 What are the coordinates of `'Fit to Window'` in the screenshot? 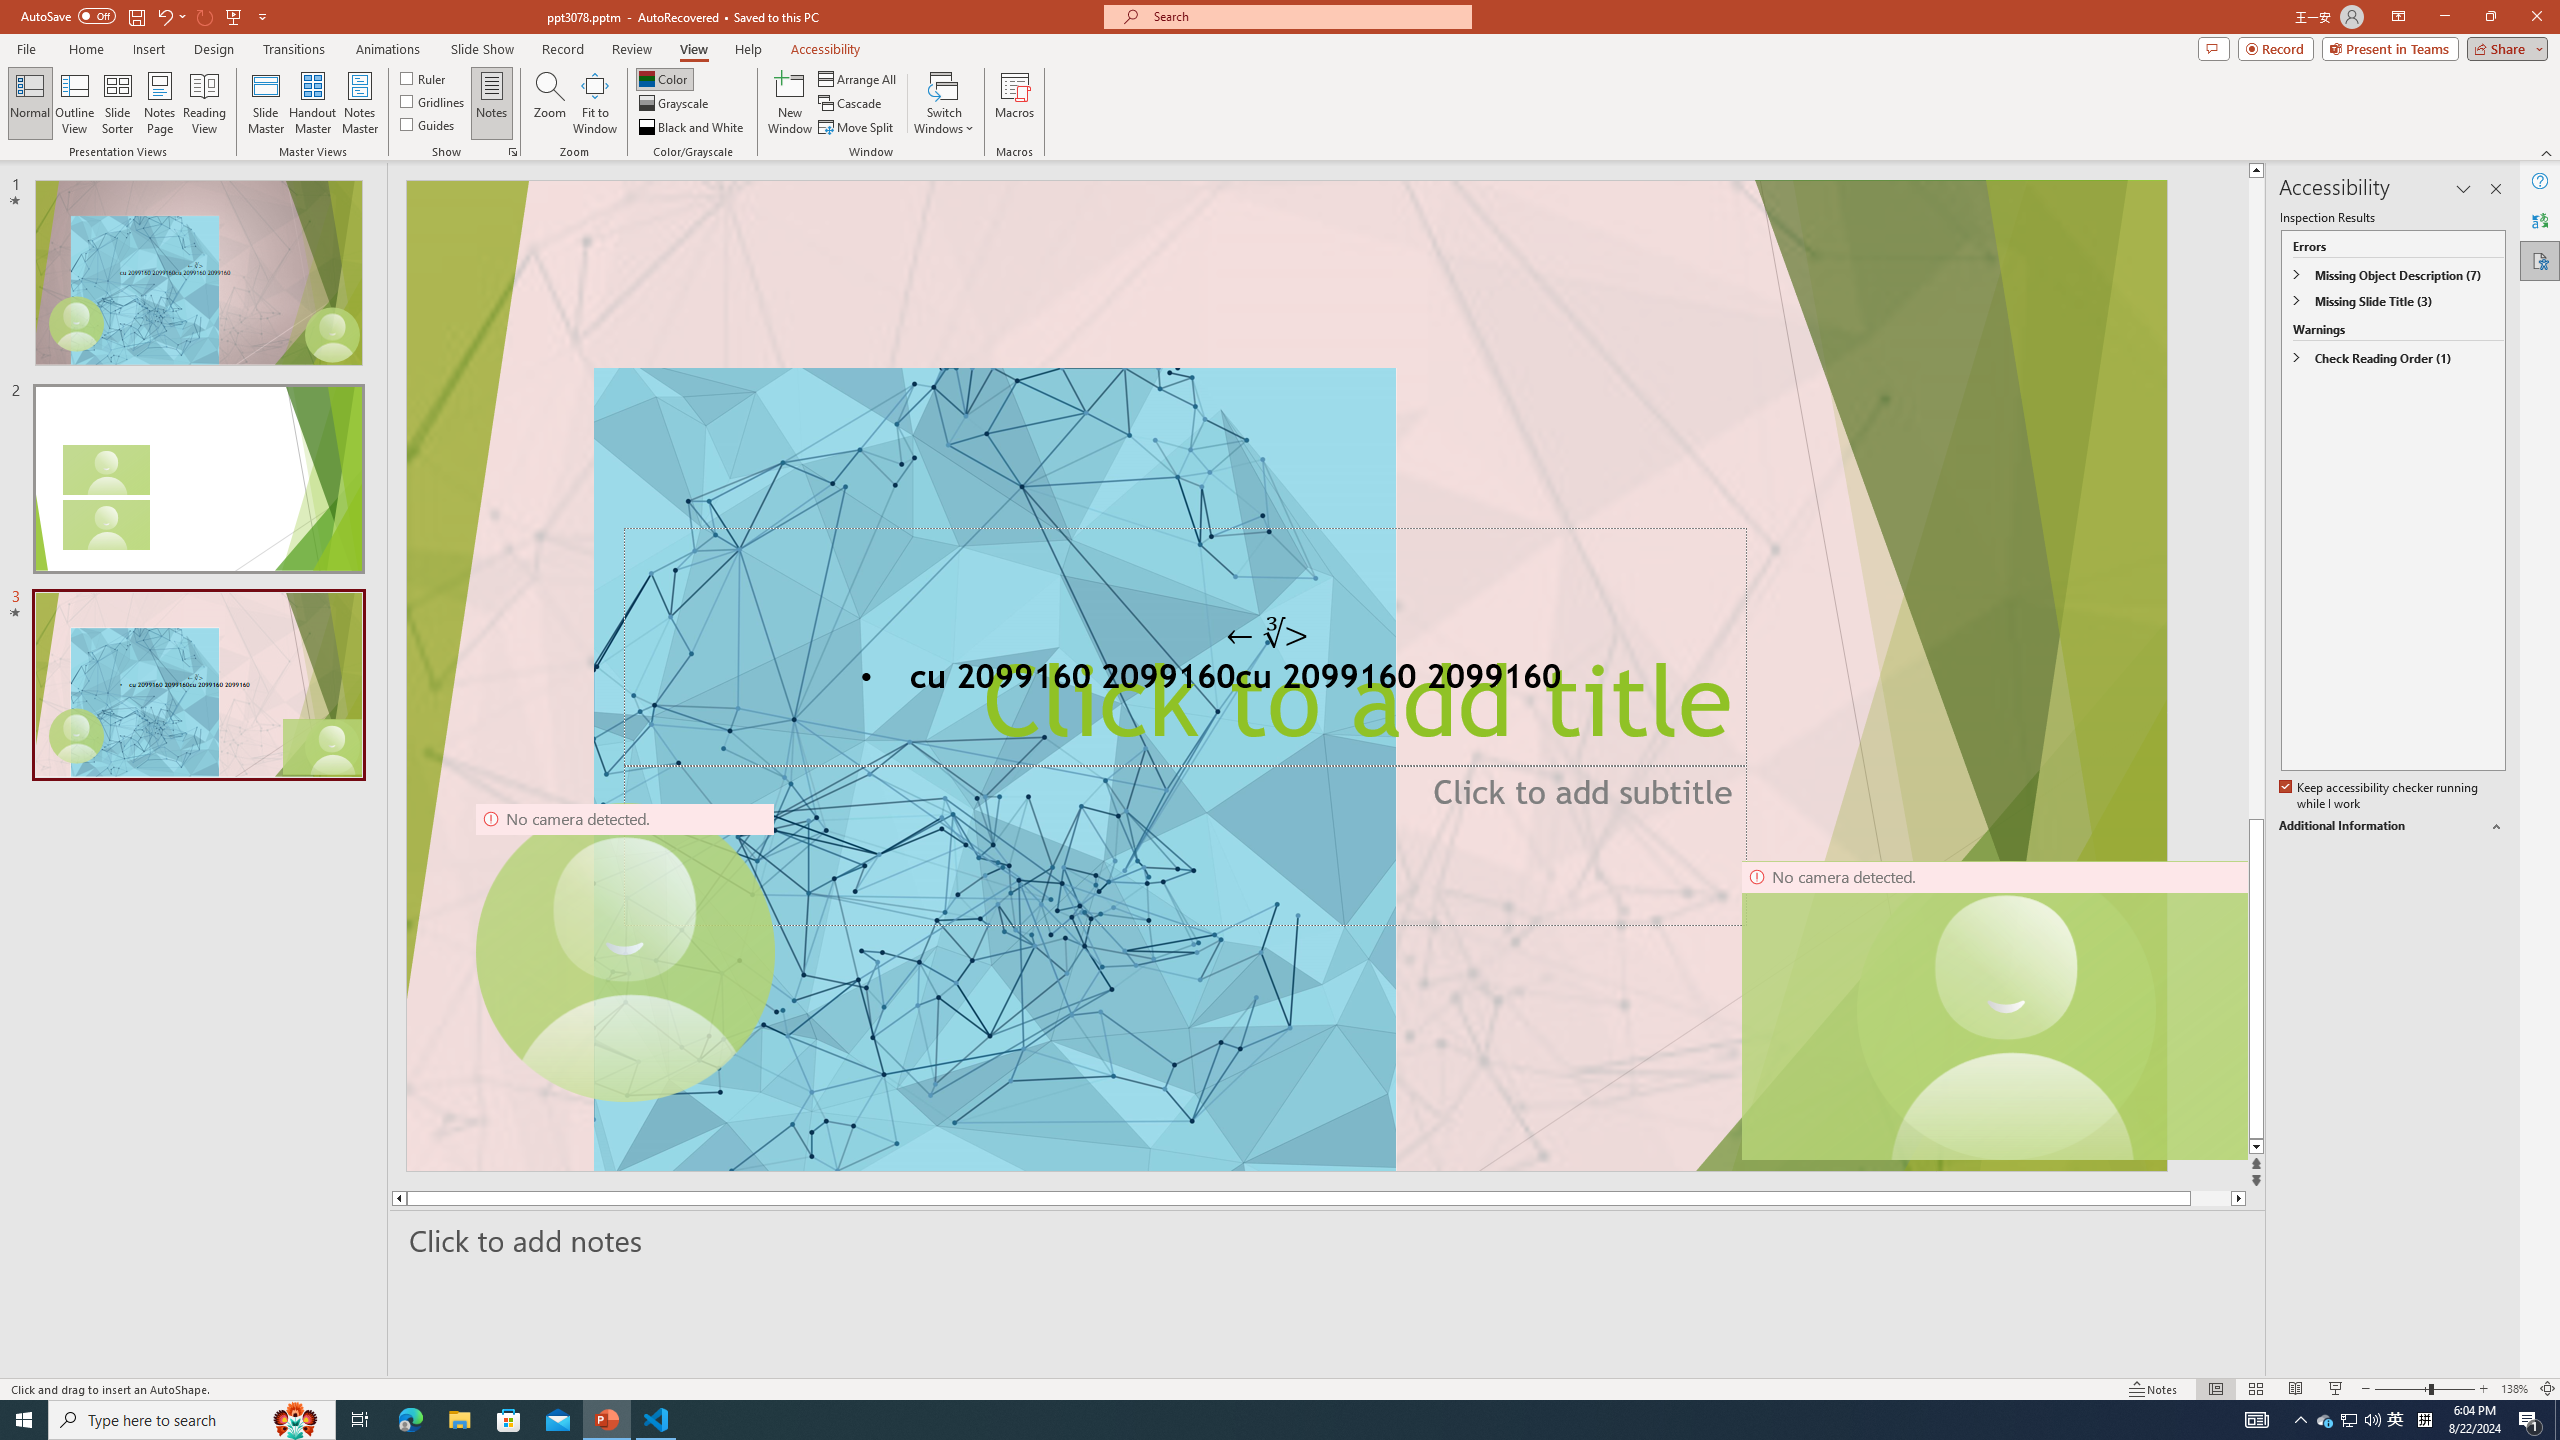 It's located at (595, 103).